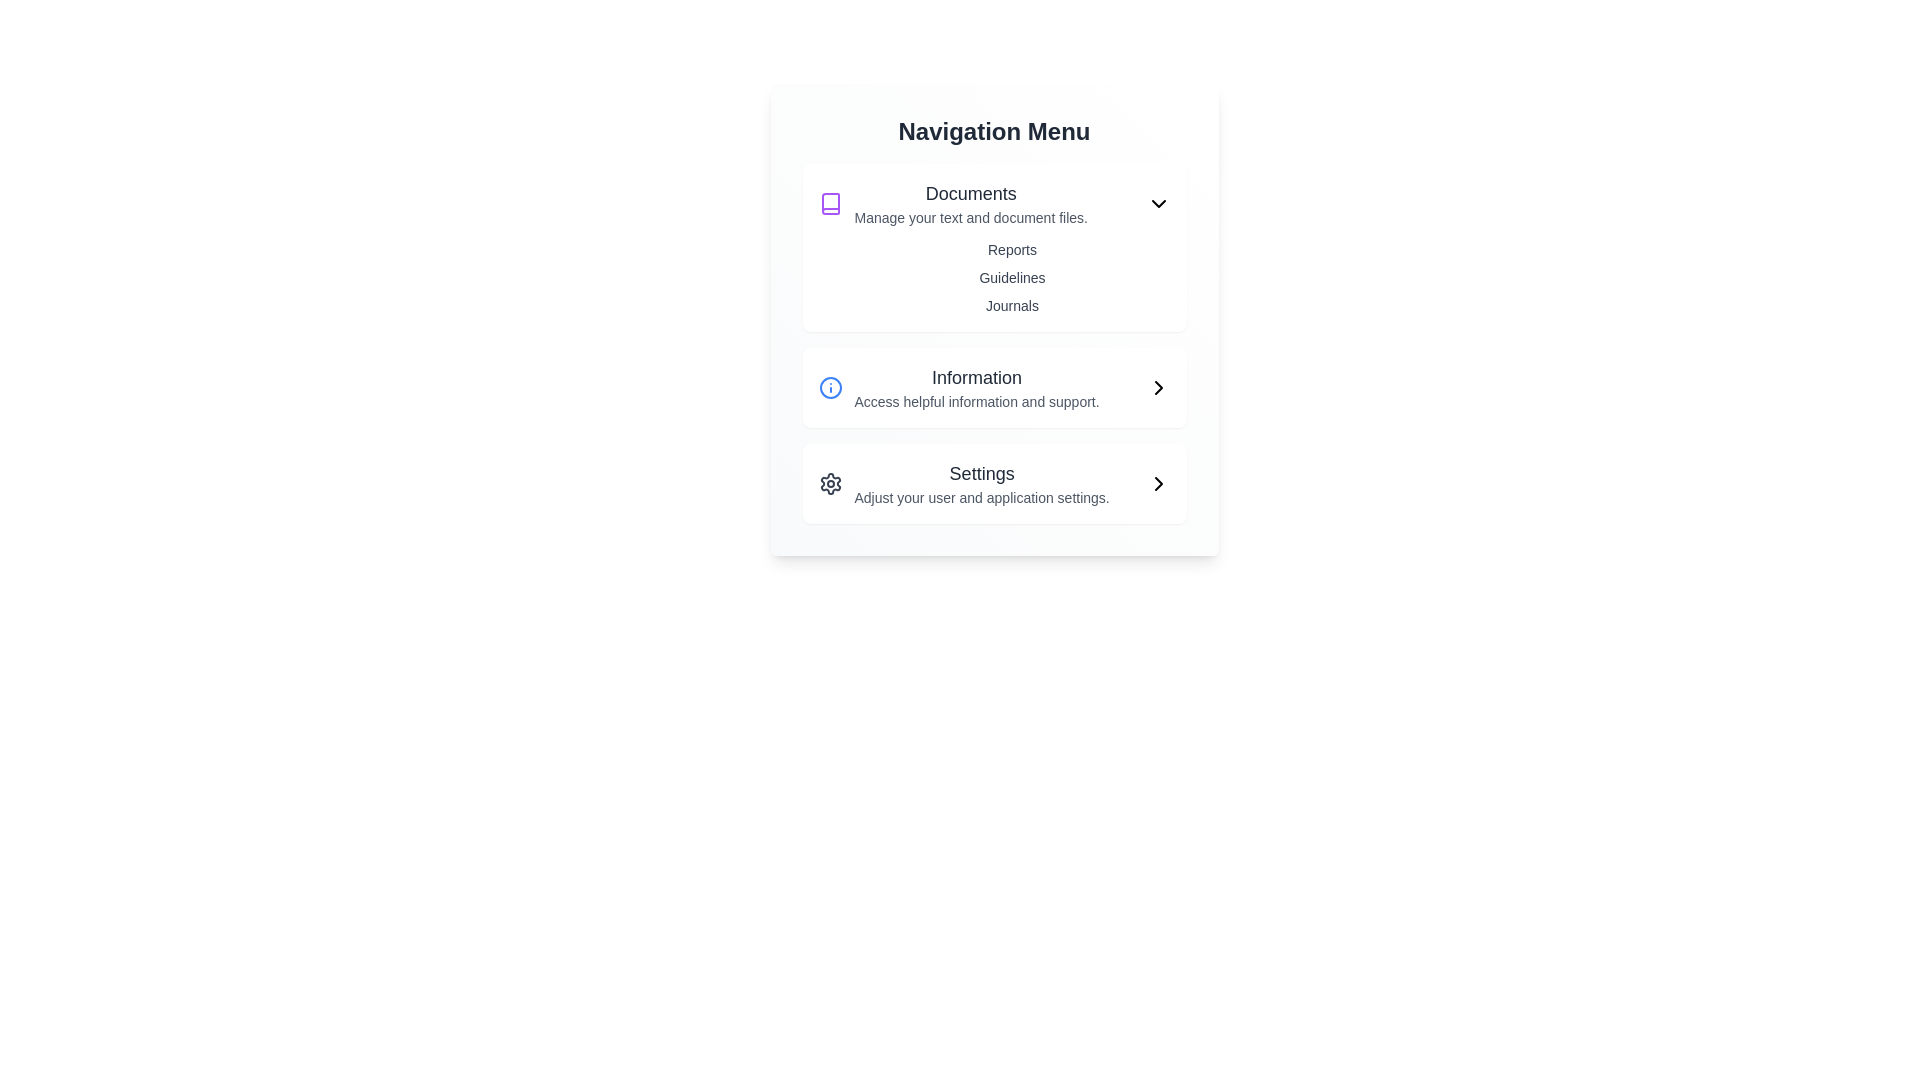 The image size is (1920, 1080). What do you see at coordinates (1158, 483) in the screenshot?
I see `the chevron icon on the right edge of the third row` at bounding box center [1158, 483].